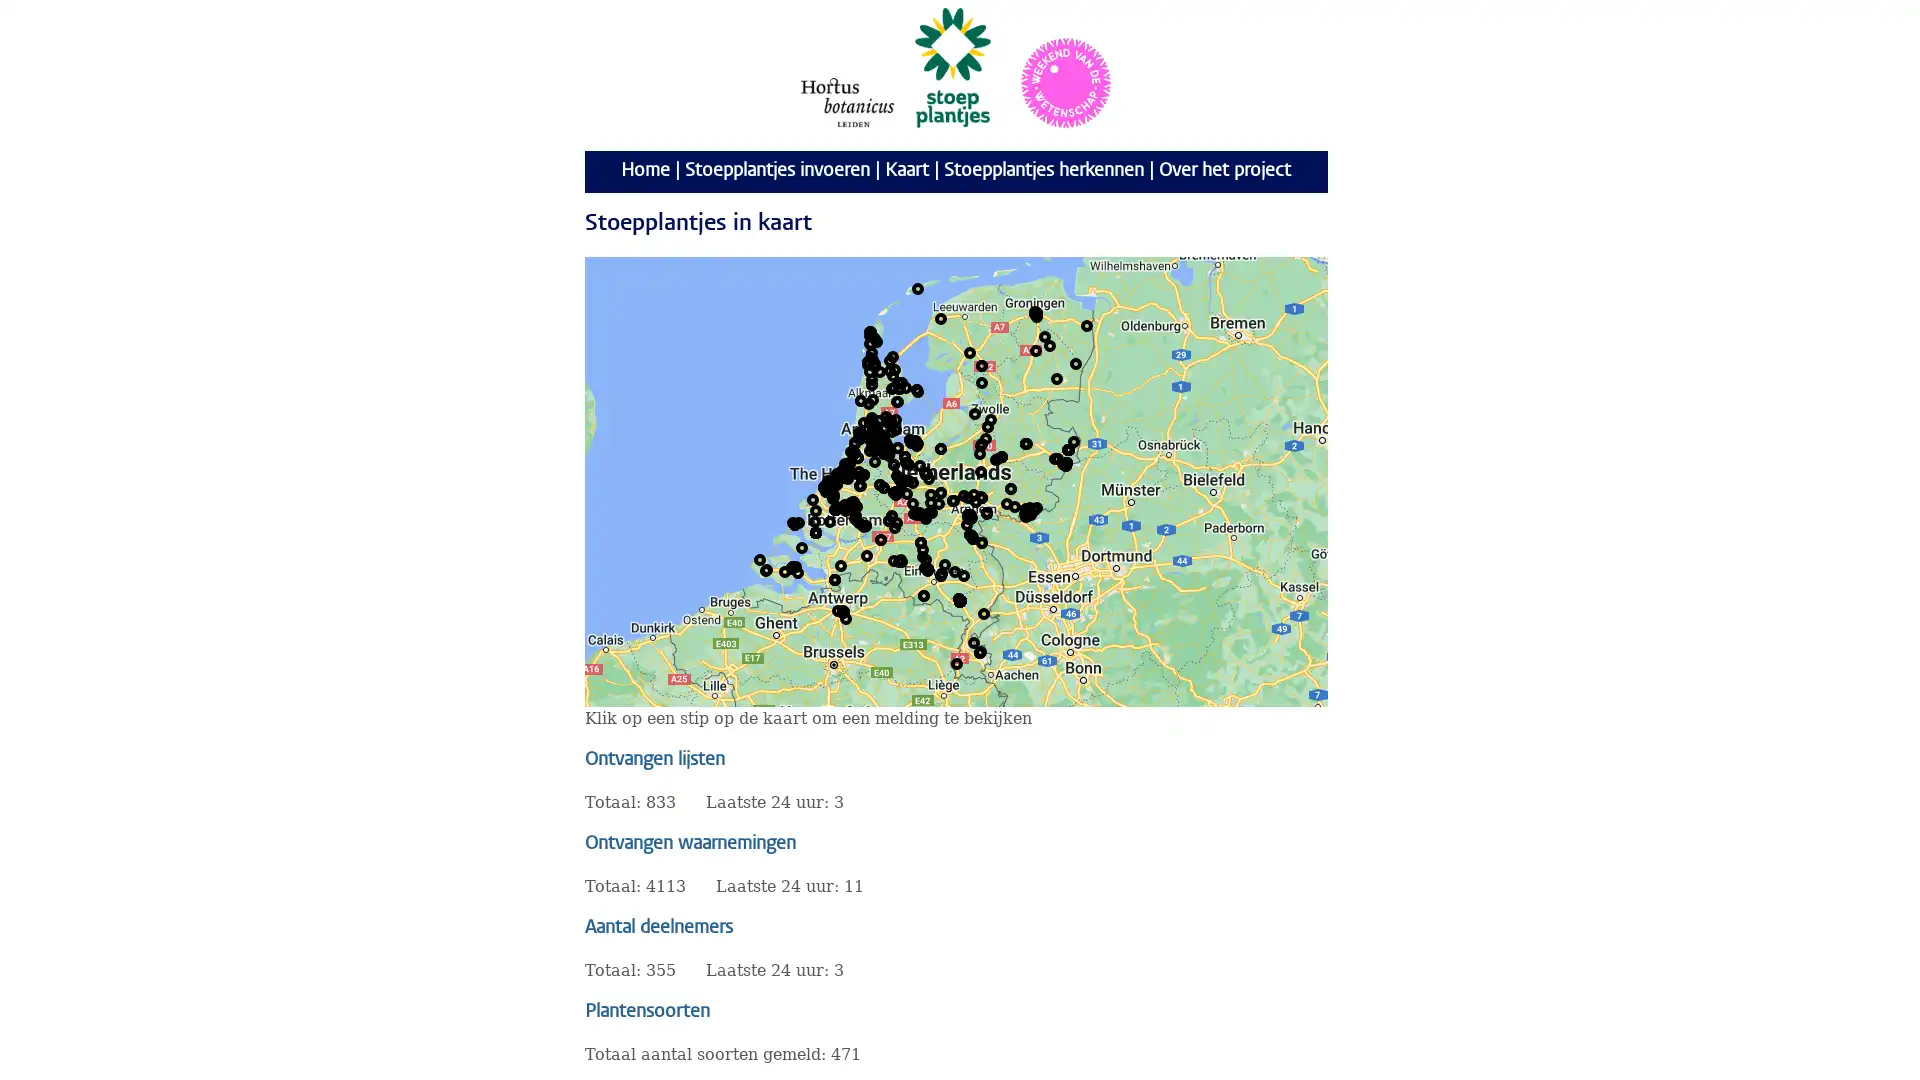 The height and width of the screenshot is (1080, 1920). What do you see at coordinates (836, 504) in the screenshot?
I see `Telling van Aad J op 28 maart 2022` at bounding box center [836, 504].